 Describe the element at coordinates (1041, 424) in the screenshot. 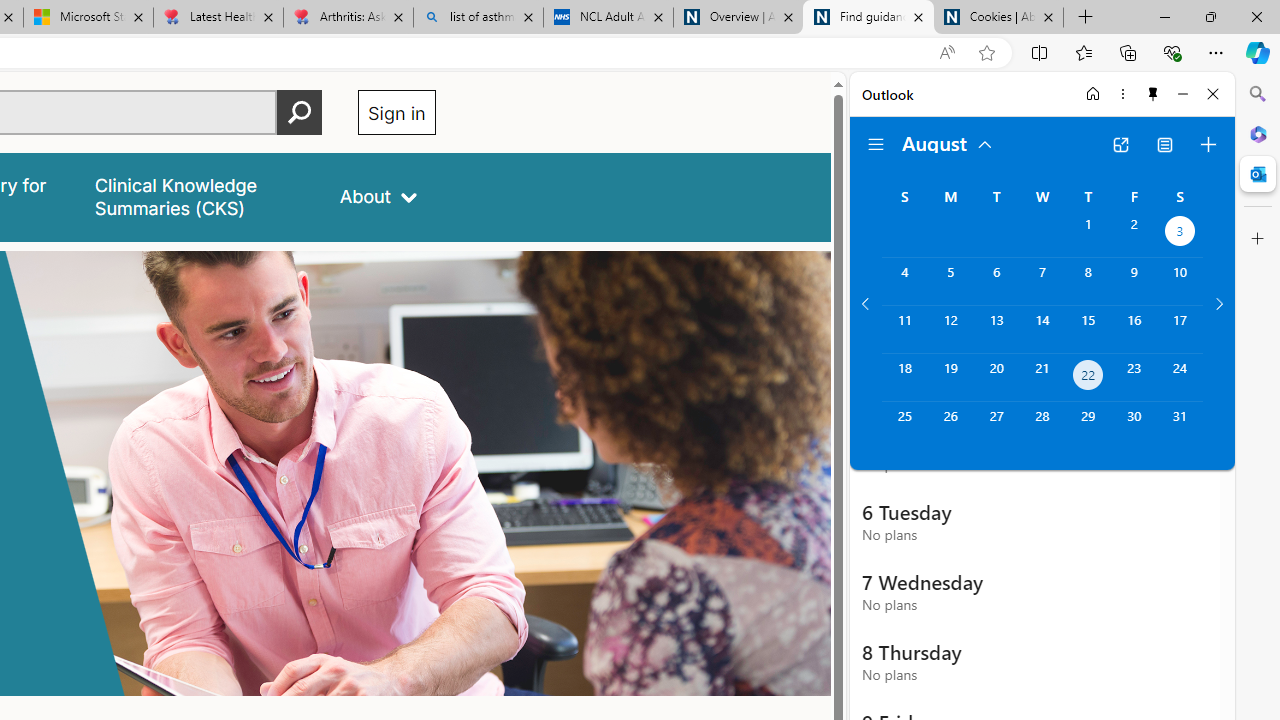

I see `'Wednesday, August 28, 2024. '` at that location.